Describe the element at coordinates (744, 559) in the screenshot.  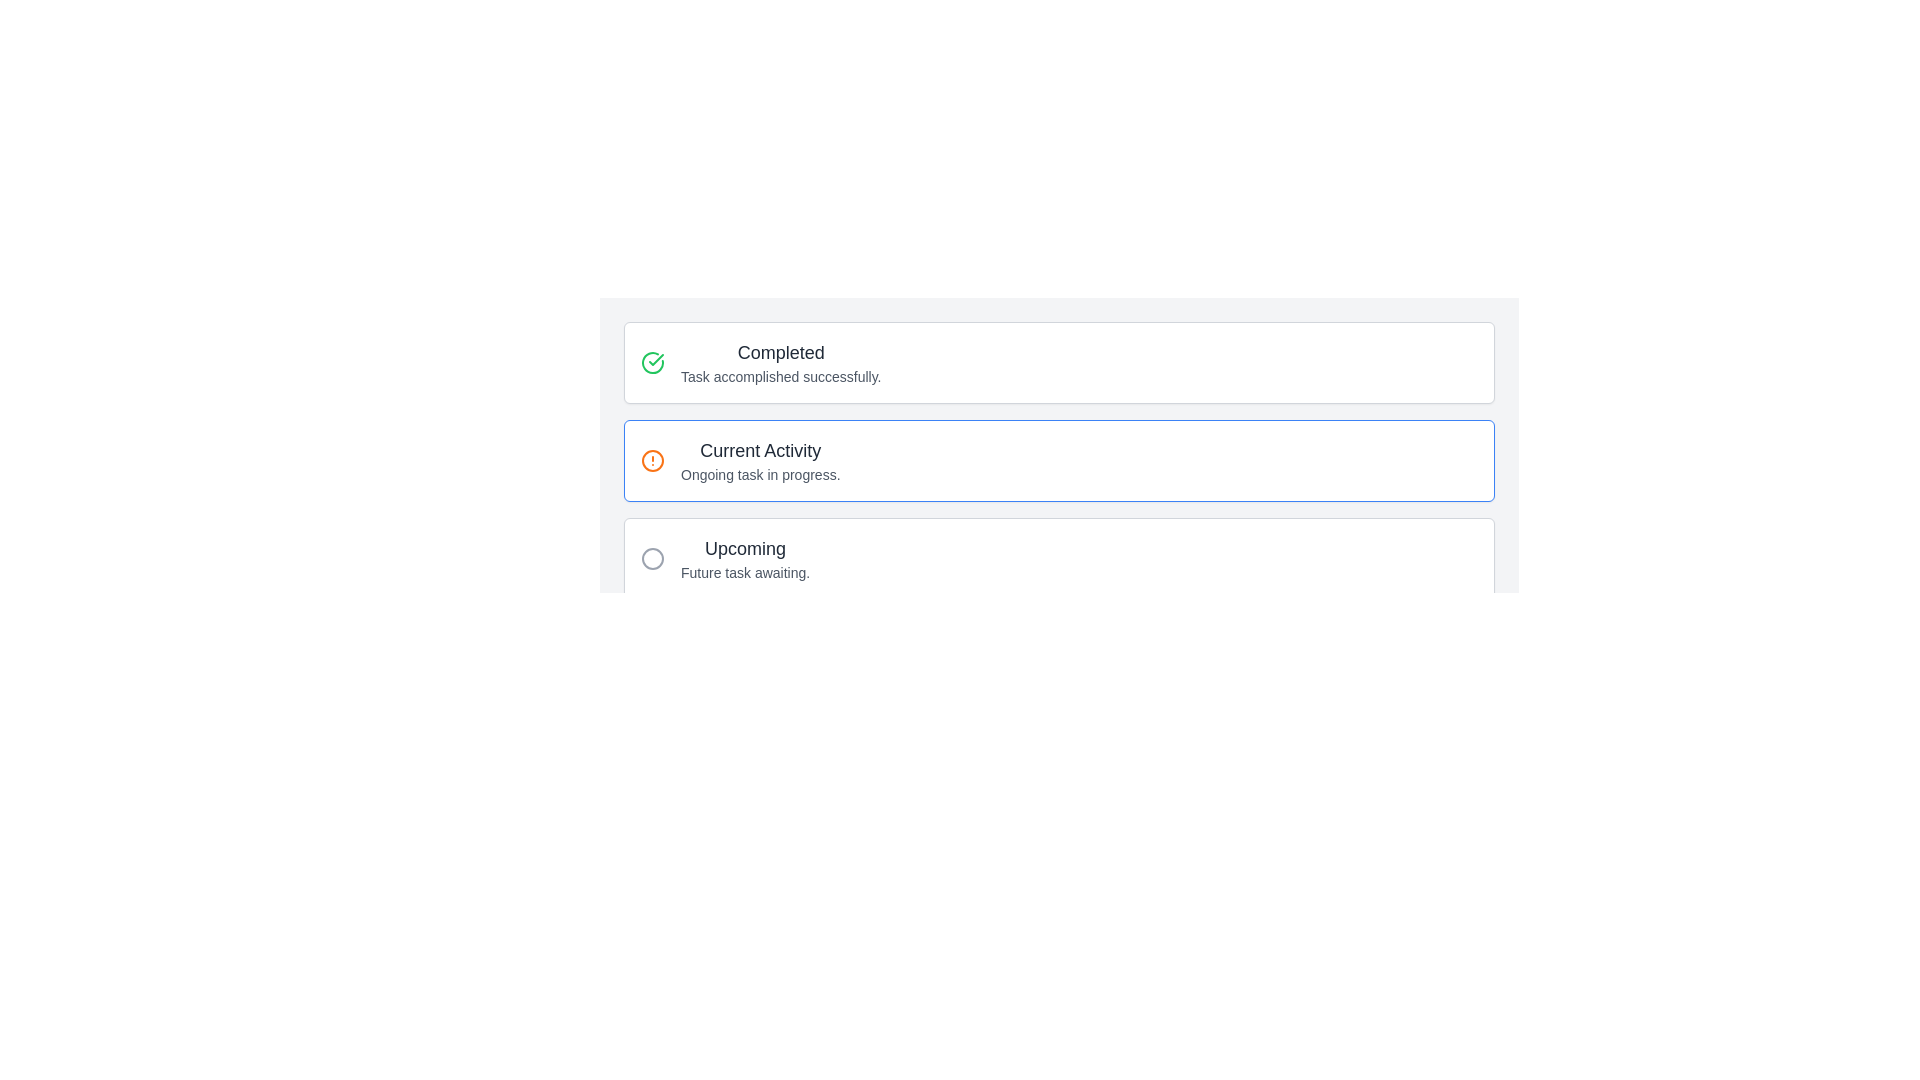
I see `the textual label element that displays 'Upcoming' in a larger dark-gray font and 'Future task awaiting.' in a smaller lighter gray font, which is positioned as the third section in a vertical stack of sections` at that location.